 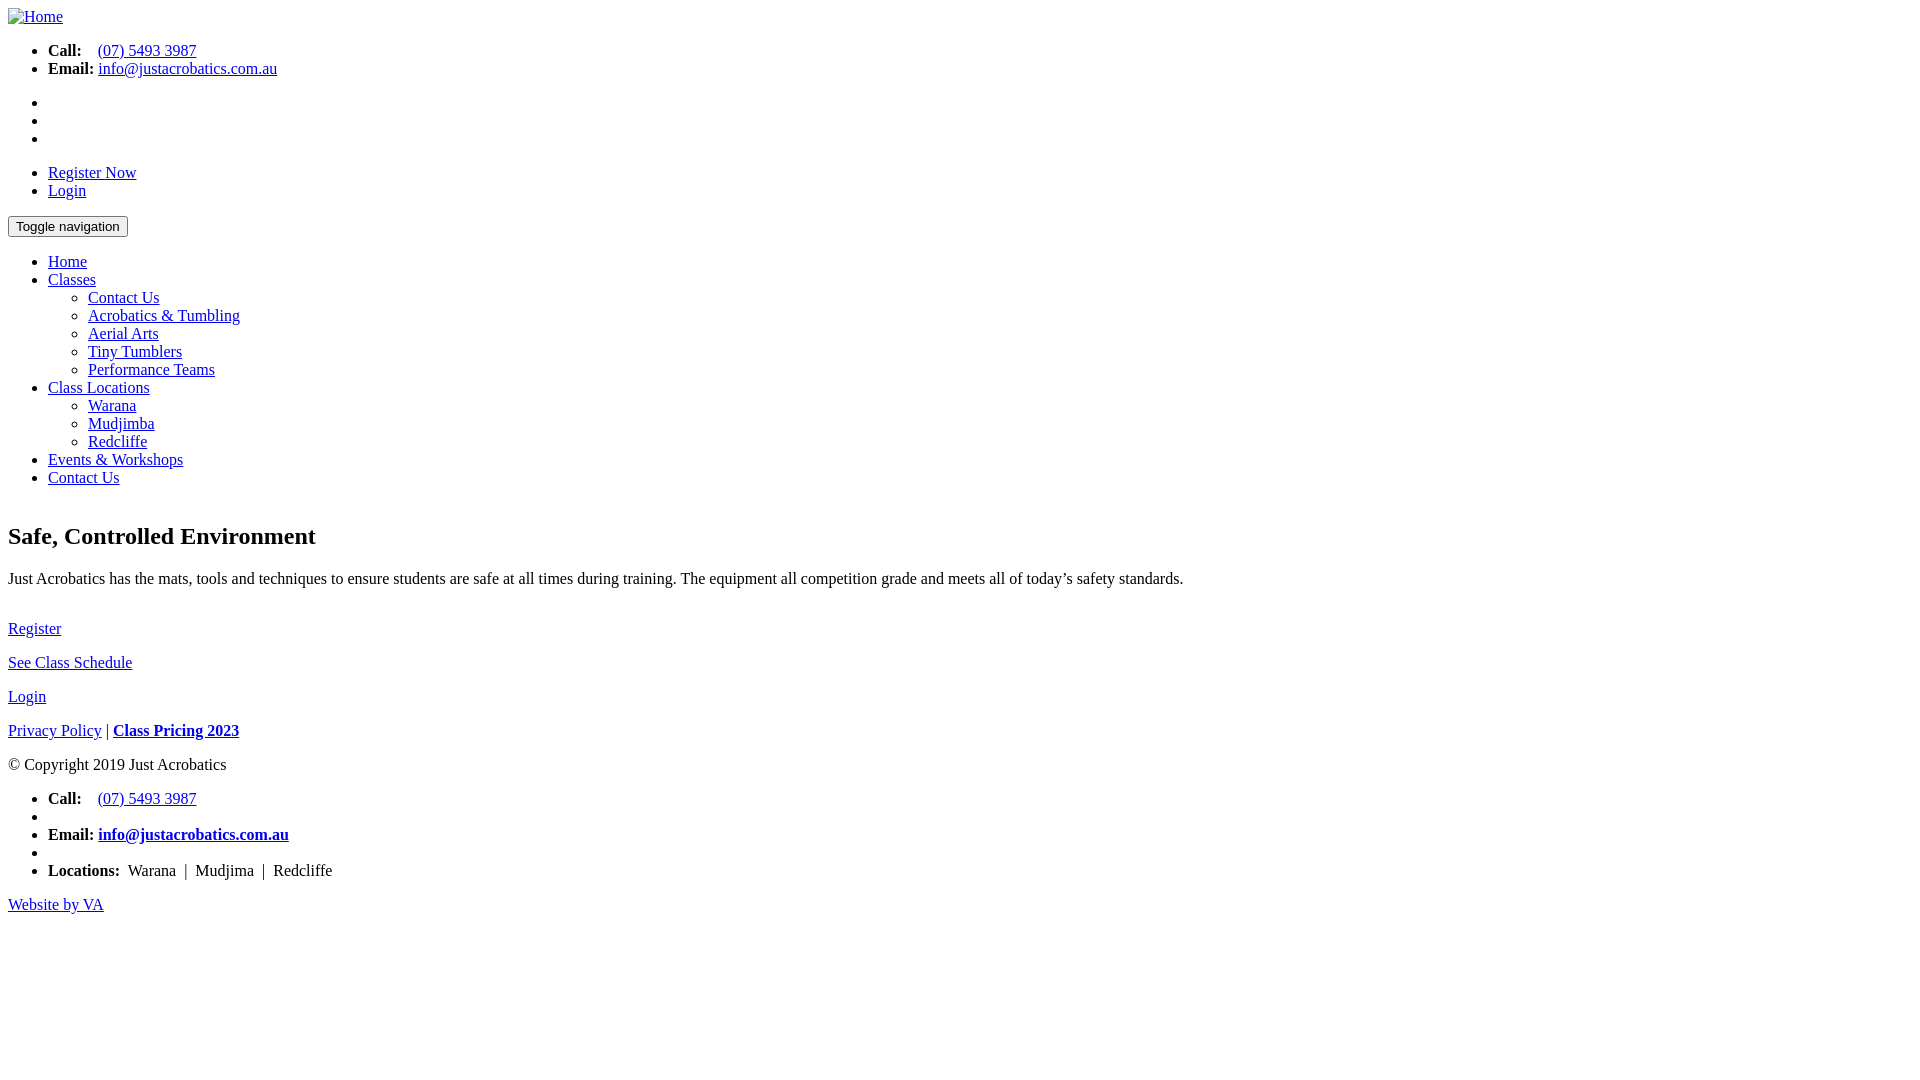 I want to click on 'Privacy Policy', so click(x=54, y=730).